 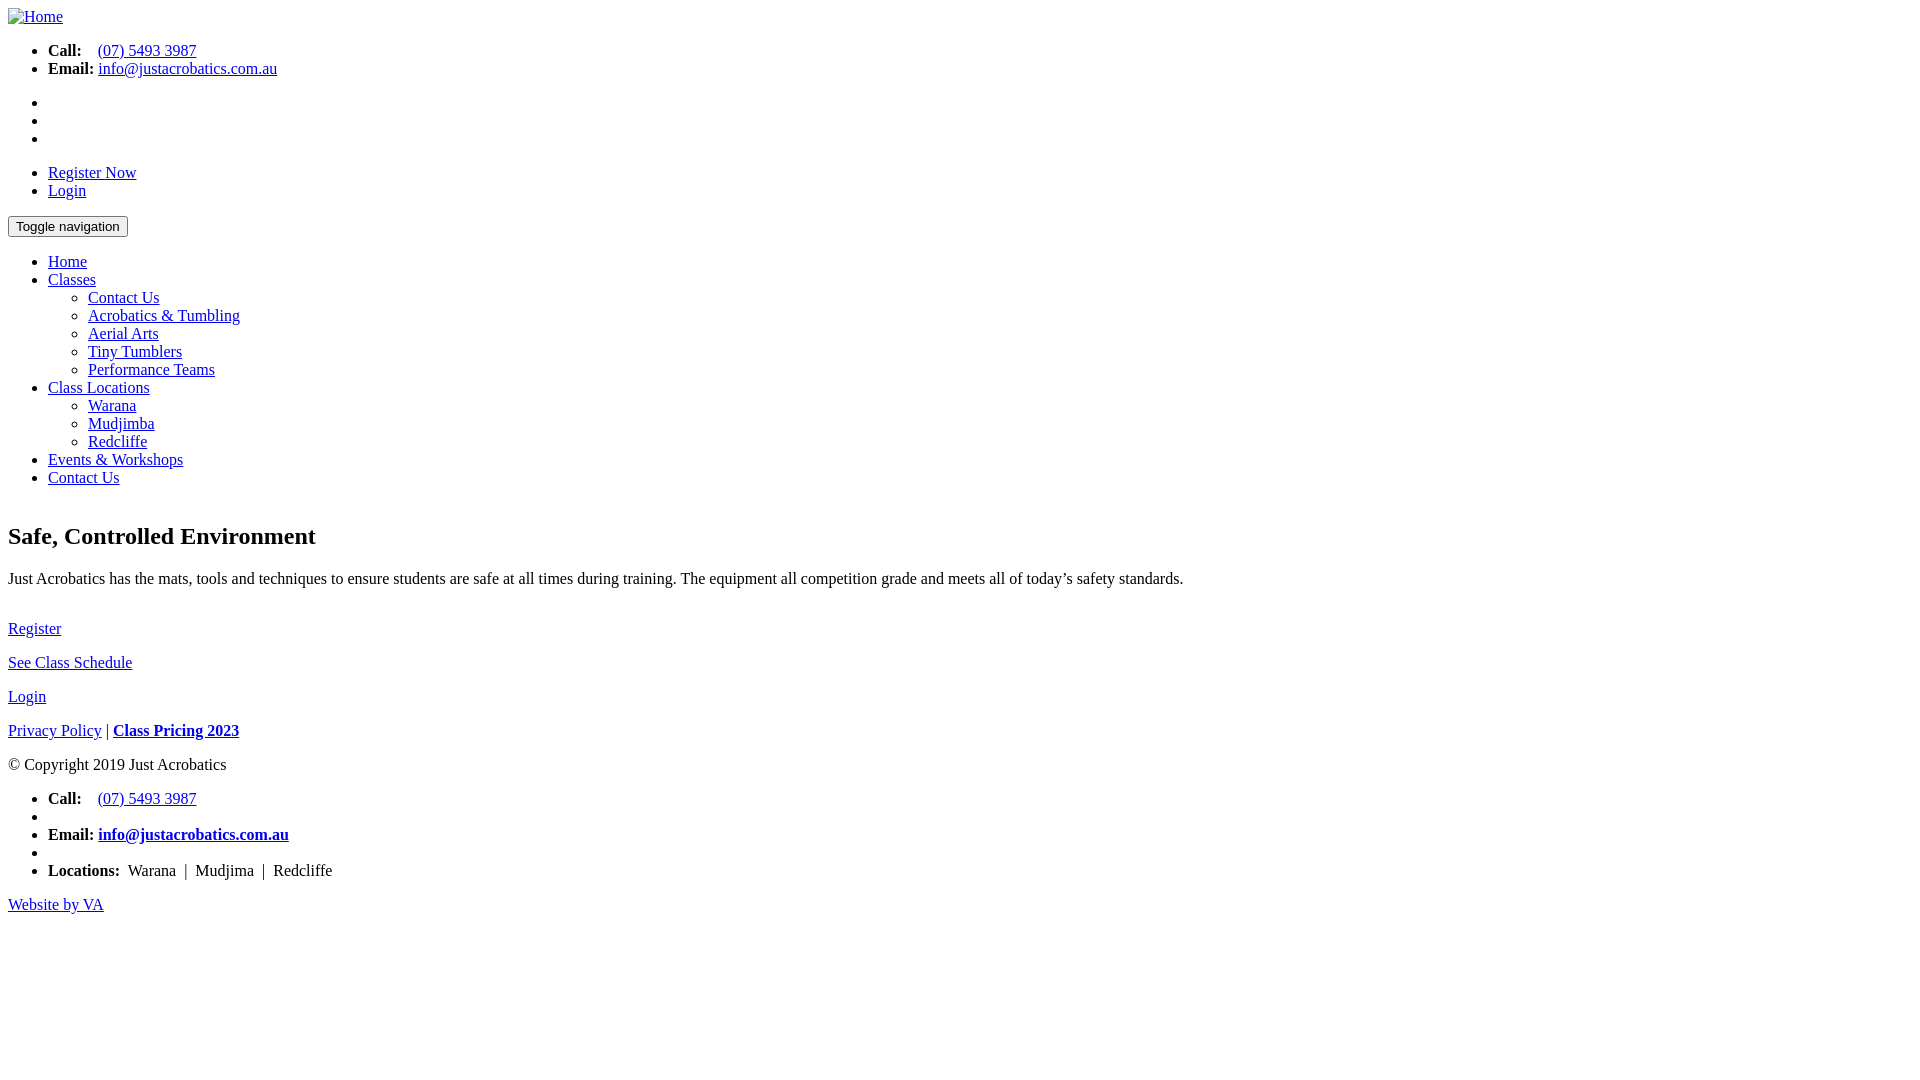 I want to click on 'Privacy Policy', so click(x=54, y=730).